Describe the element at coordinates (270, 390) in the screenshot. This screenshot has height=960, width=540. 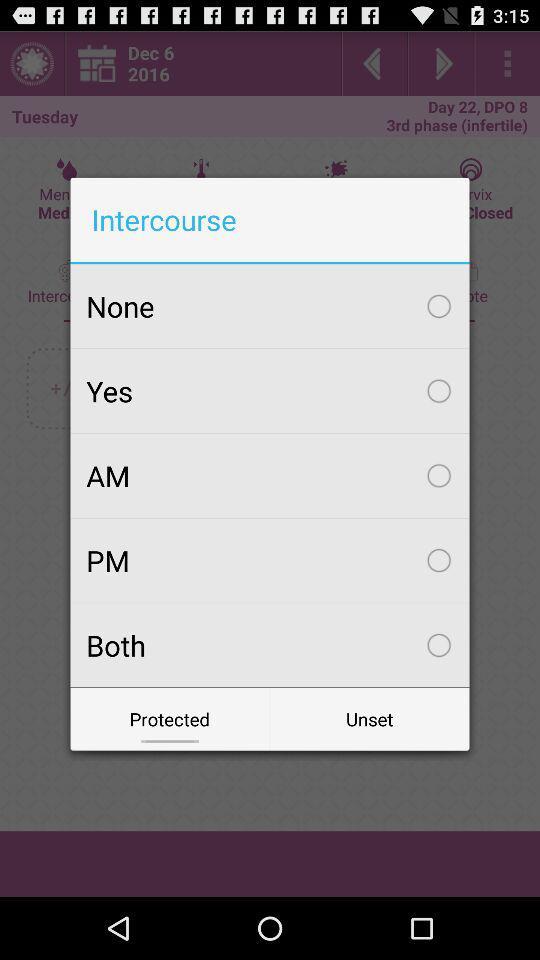
I see `yes icon` at that location.